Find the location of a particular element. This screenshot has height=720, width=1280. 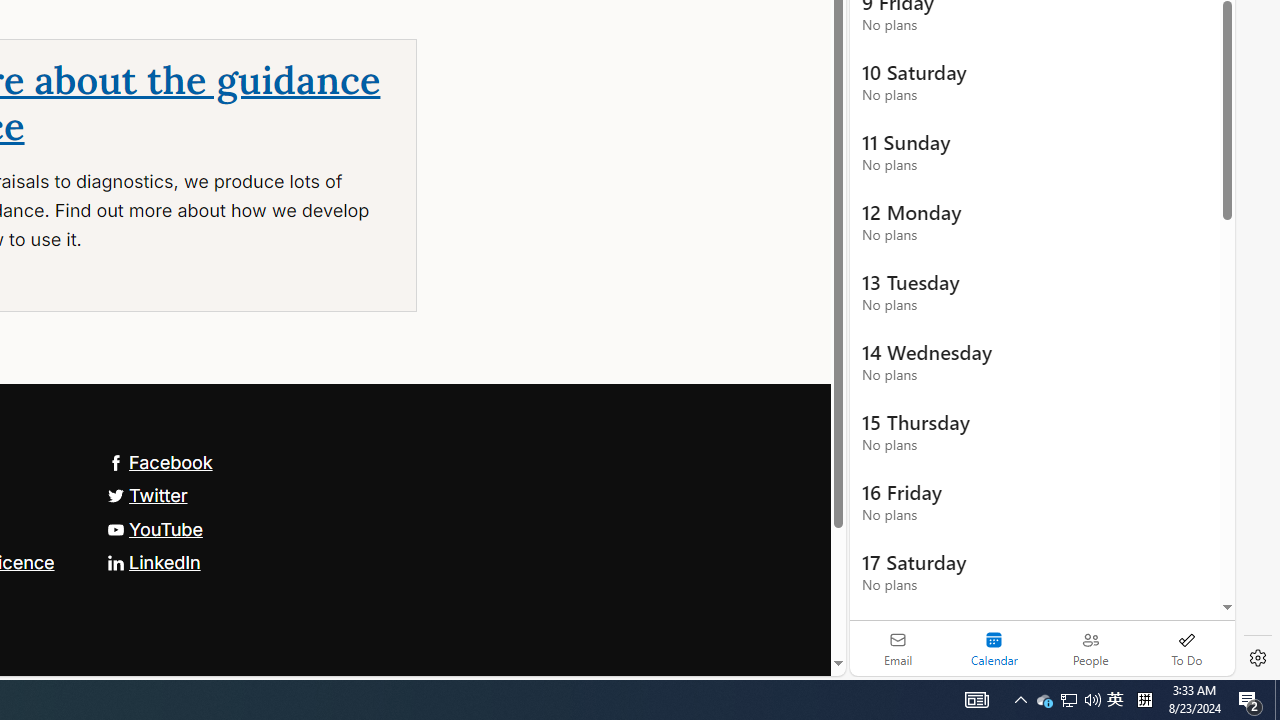

'Selected calendar module. Date today is 22' is located at coordinates (994, 648).